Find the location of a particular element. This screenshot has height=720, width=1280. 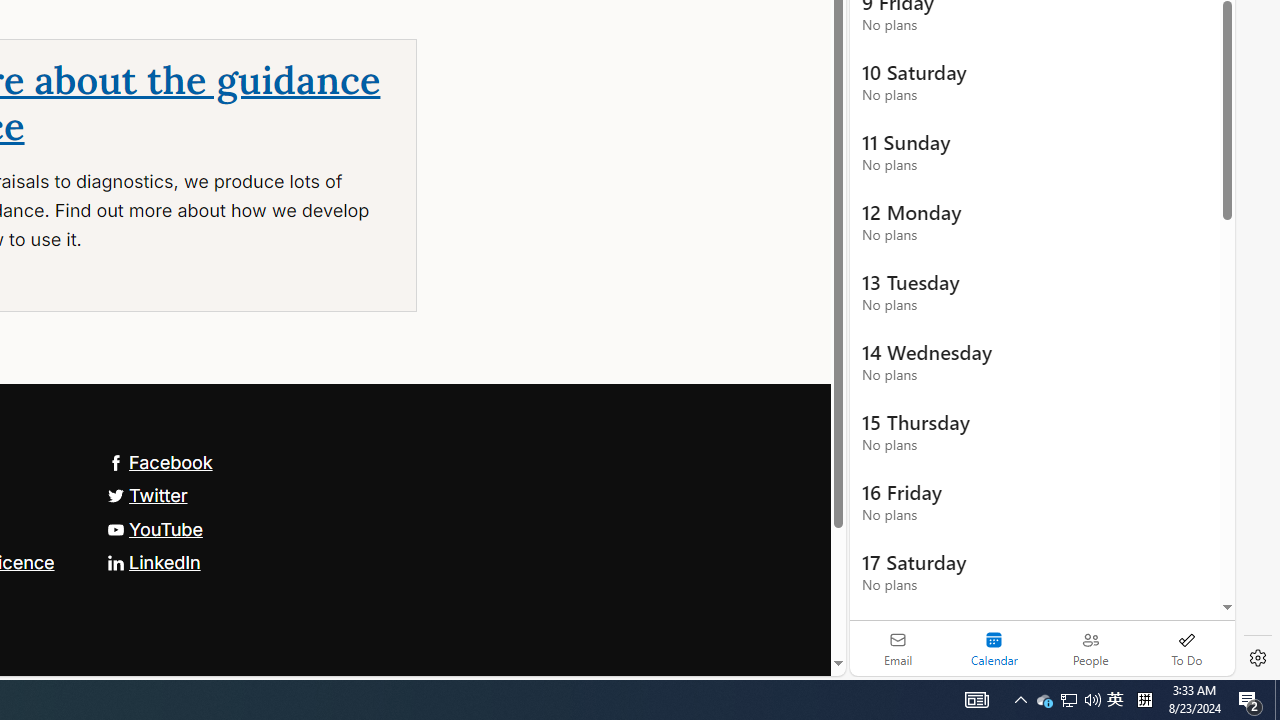

'Selected calendar module. Date today is 22' is located at coordinates (994, 648).